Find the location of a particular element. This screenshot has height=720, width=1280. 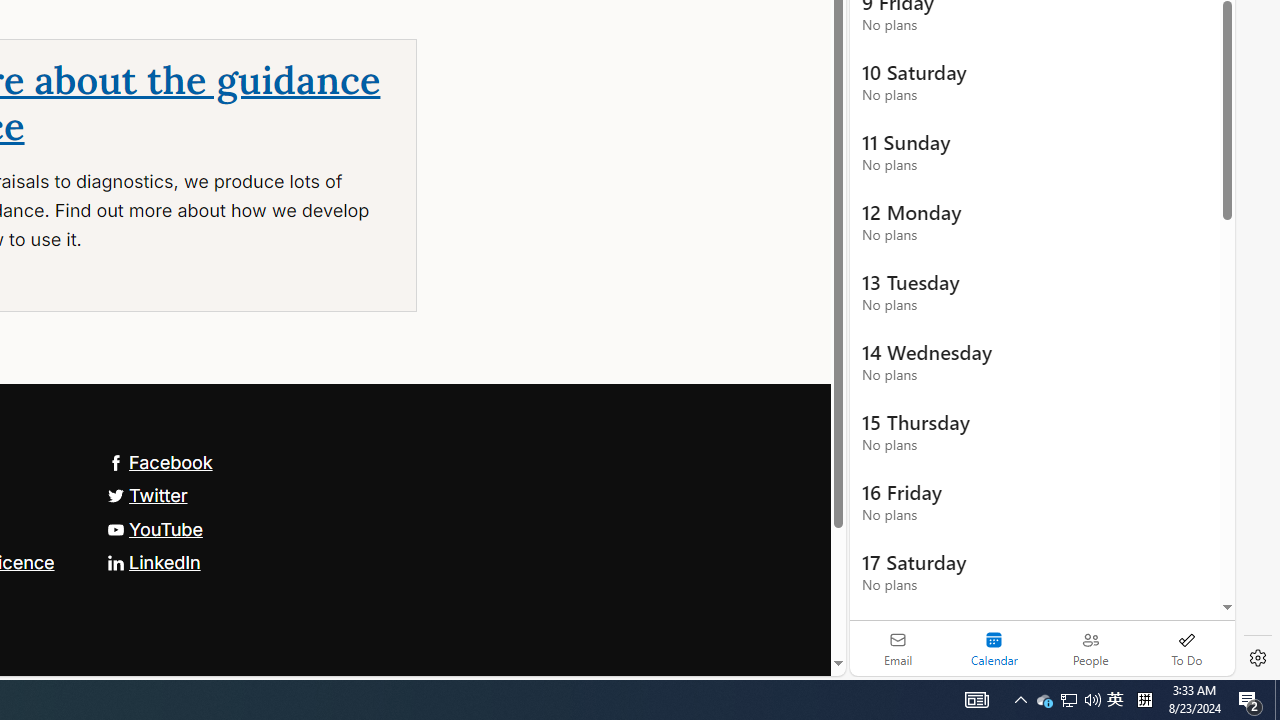

'Selected calendar module. Date today is 22' is located at coordinates (994, 648).